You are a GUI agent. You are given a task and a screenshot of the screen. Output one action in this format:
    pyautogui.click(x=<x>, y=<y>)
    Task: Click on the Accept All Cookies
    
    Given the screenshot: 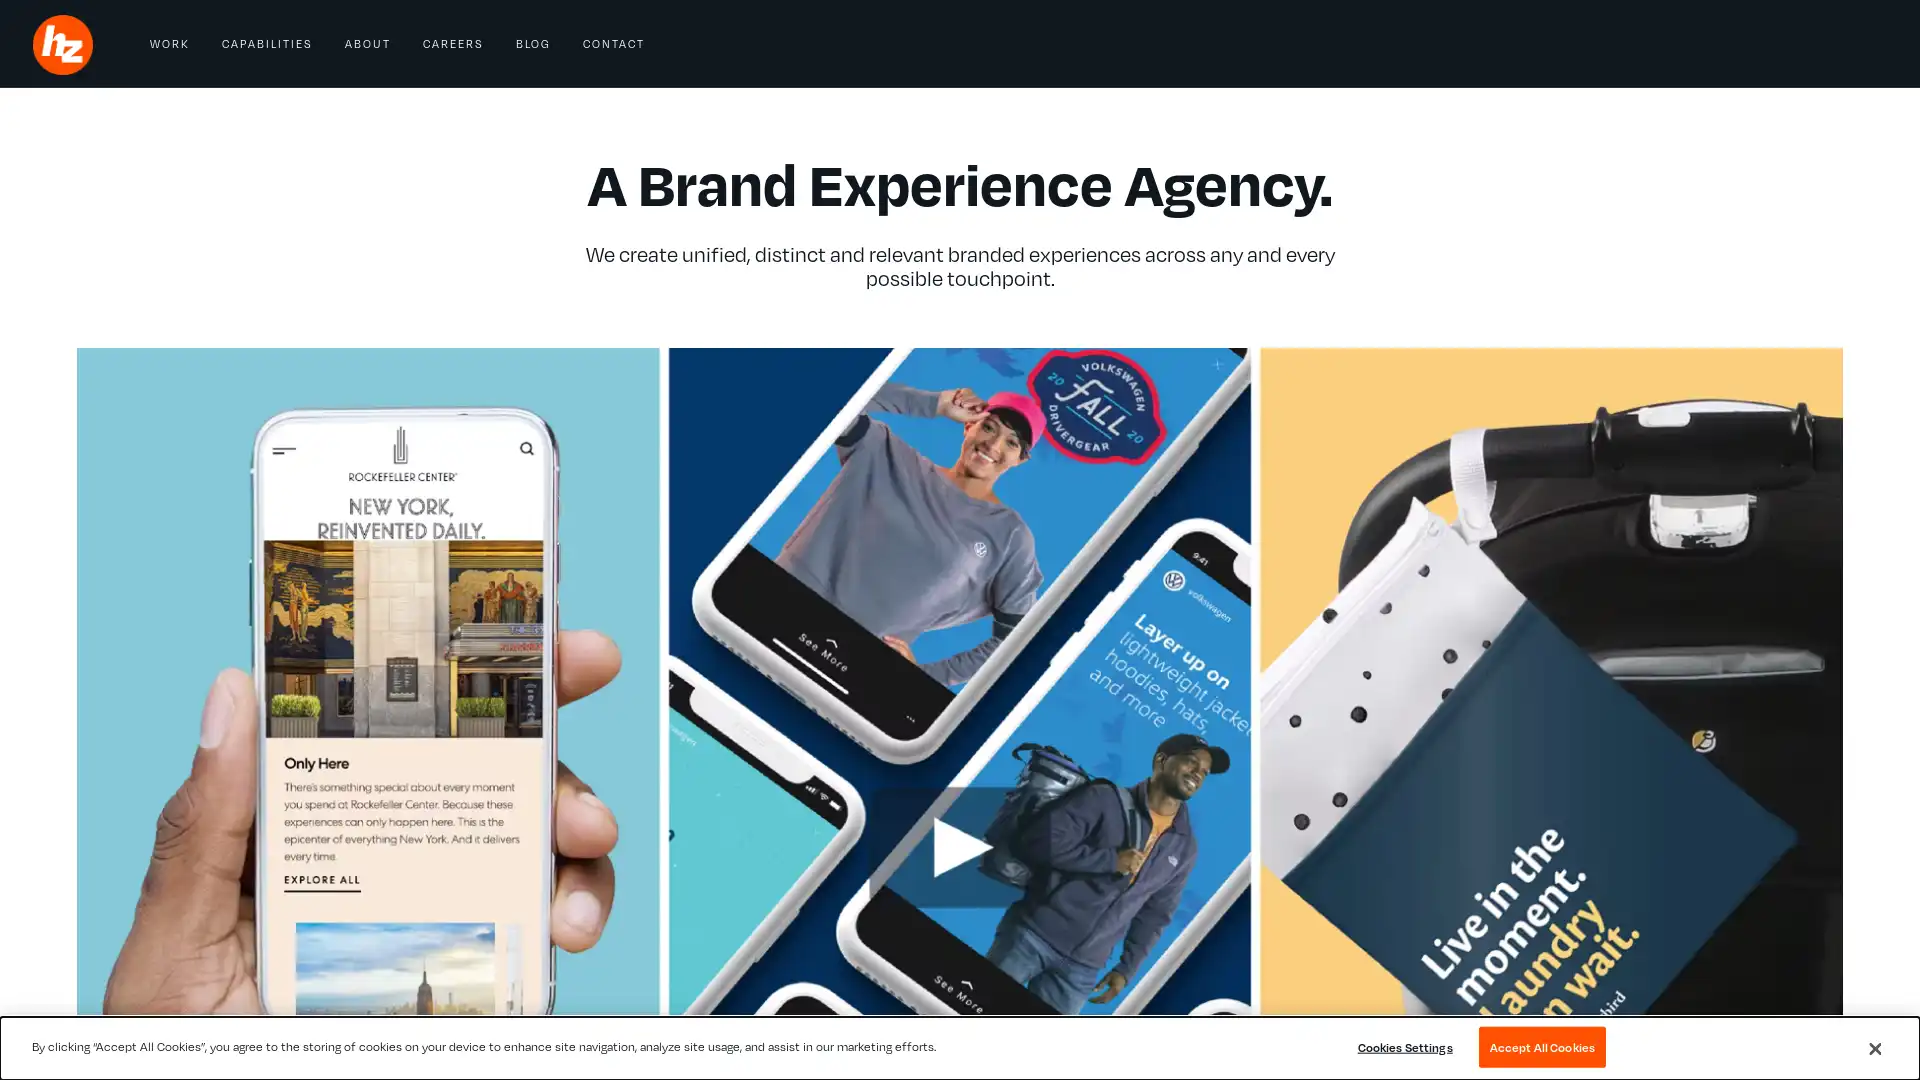 What is the action you would take?
    pyautogui.click(x=1540, y=1045)
    